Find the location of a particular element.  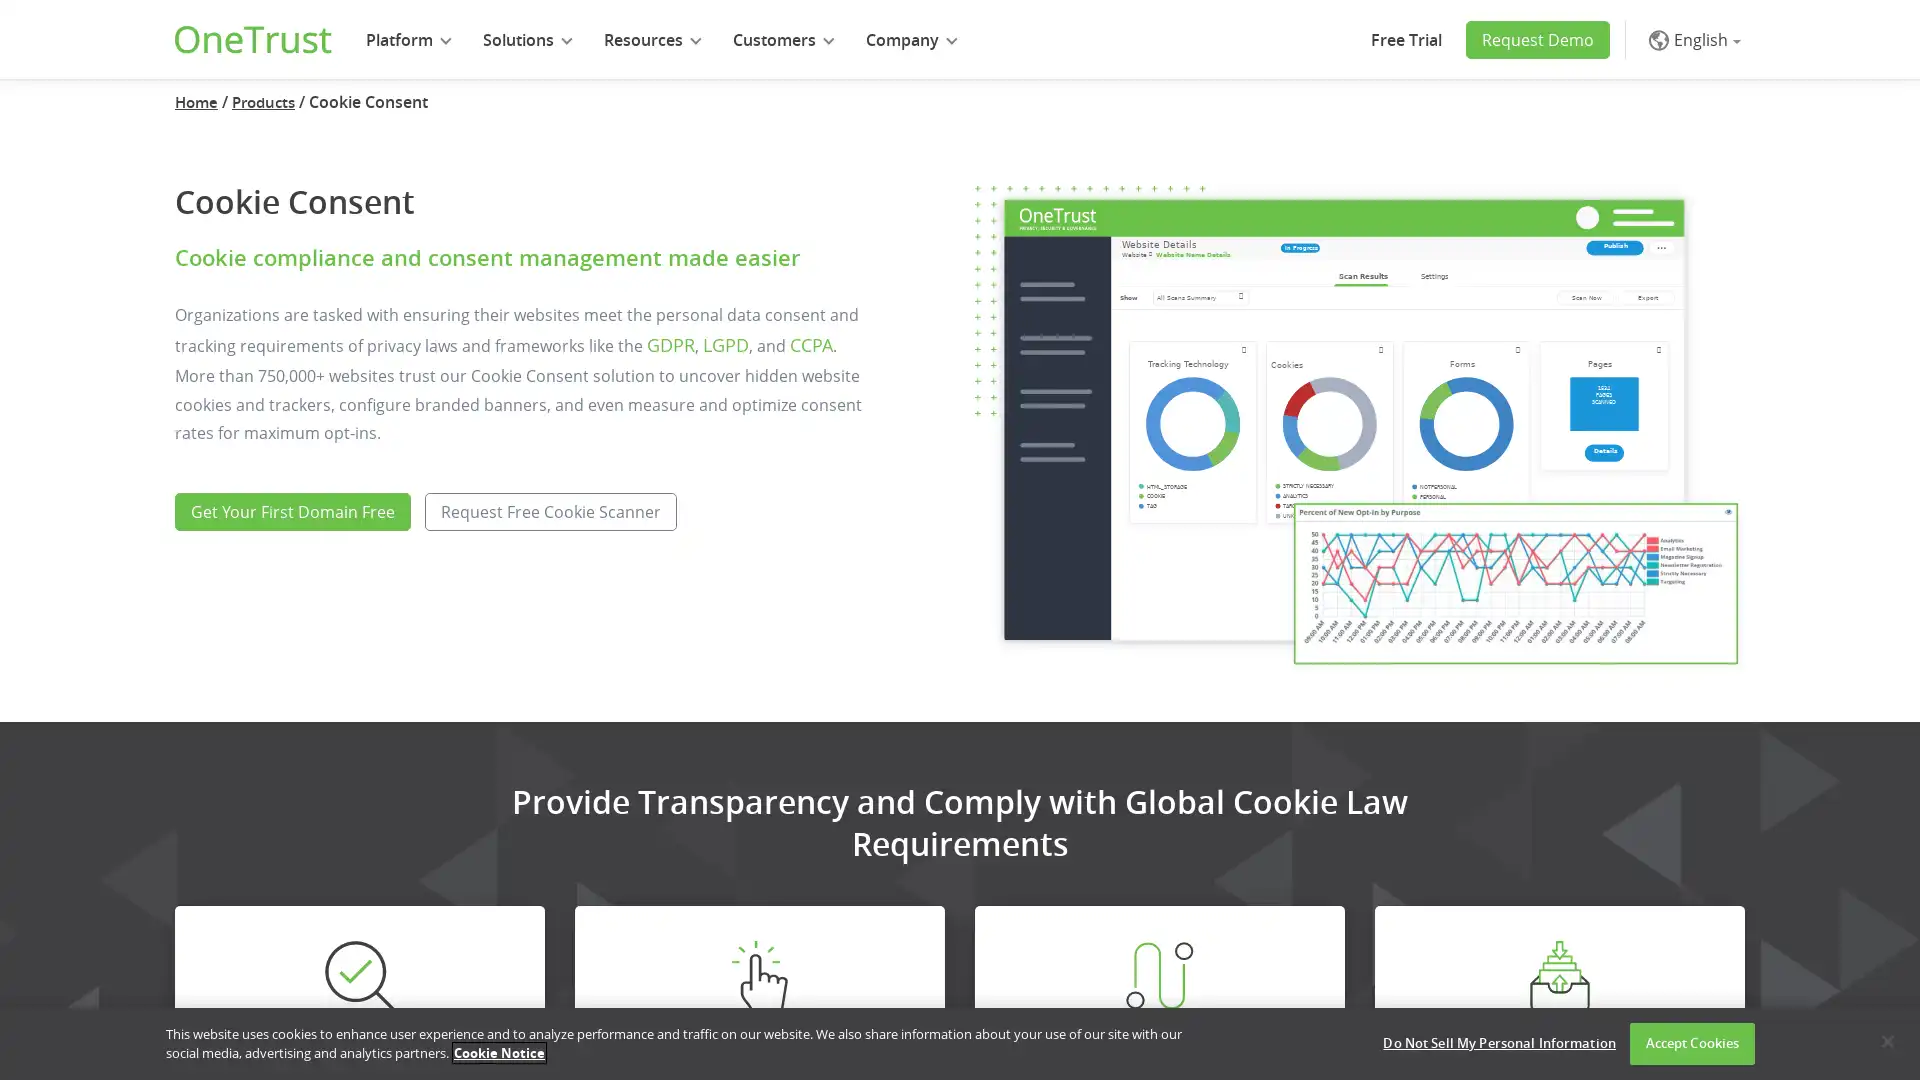

Do Not Sell My Personal Information is located at coordinates (1499, 1043).